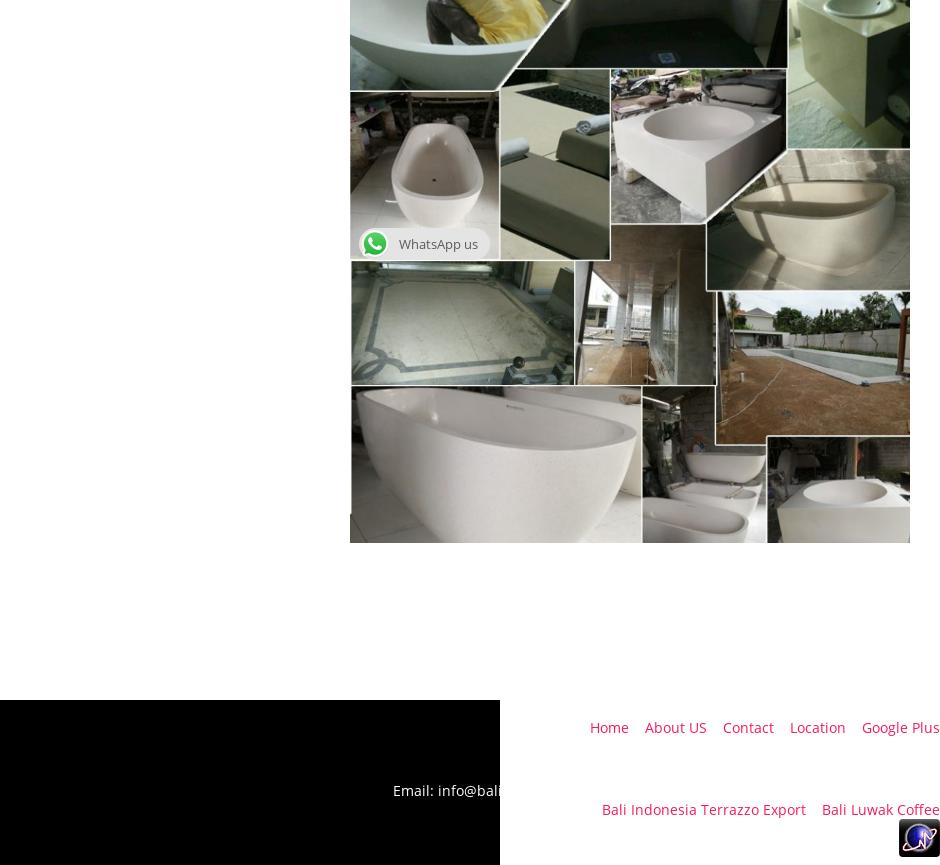 This screenshot has width=940, height=865. What do you see at coordinates (769, 751) in the screenshot?
I see `'JL. Tumbakbayuh No.77 - Pererenan, Badung - Bali'` at bounding box center [769, 751].